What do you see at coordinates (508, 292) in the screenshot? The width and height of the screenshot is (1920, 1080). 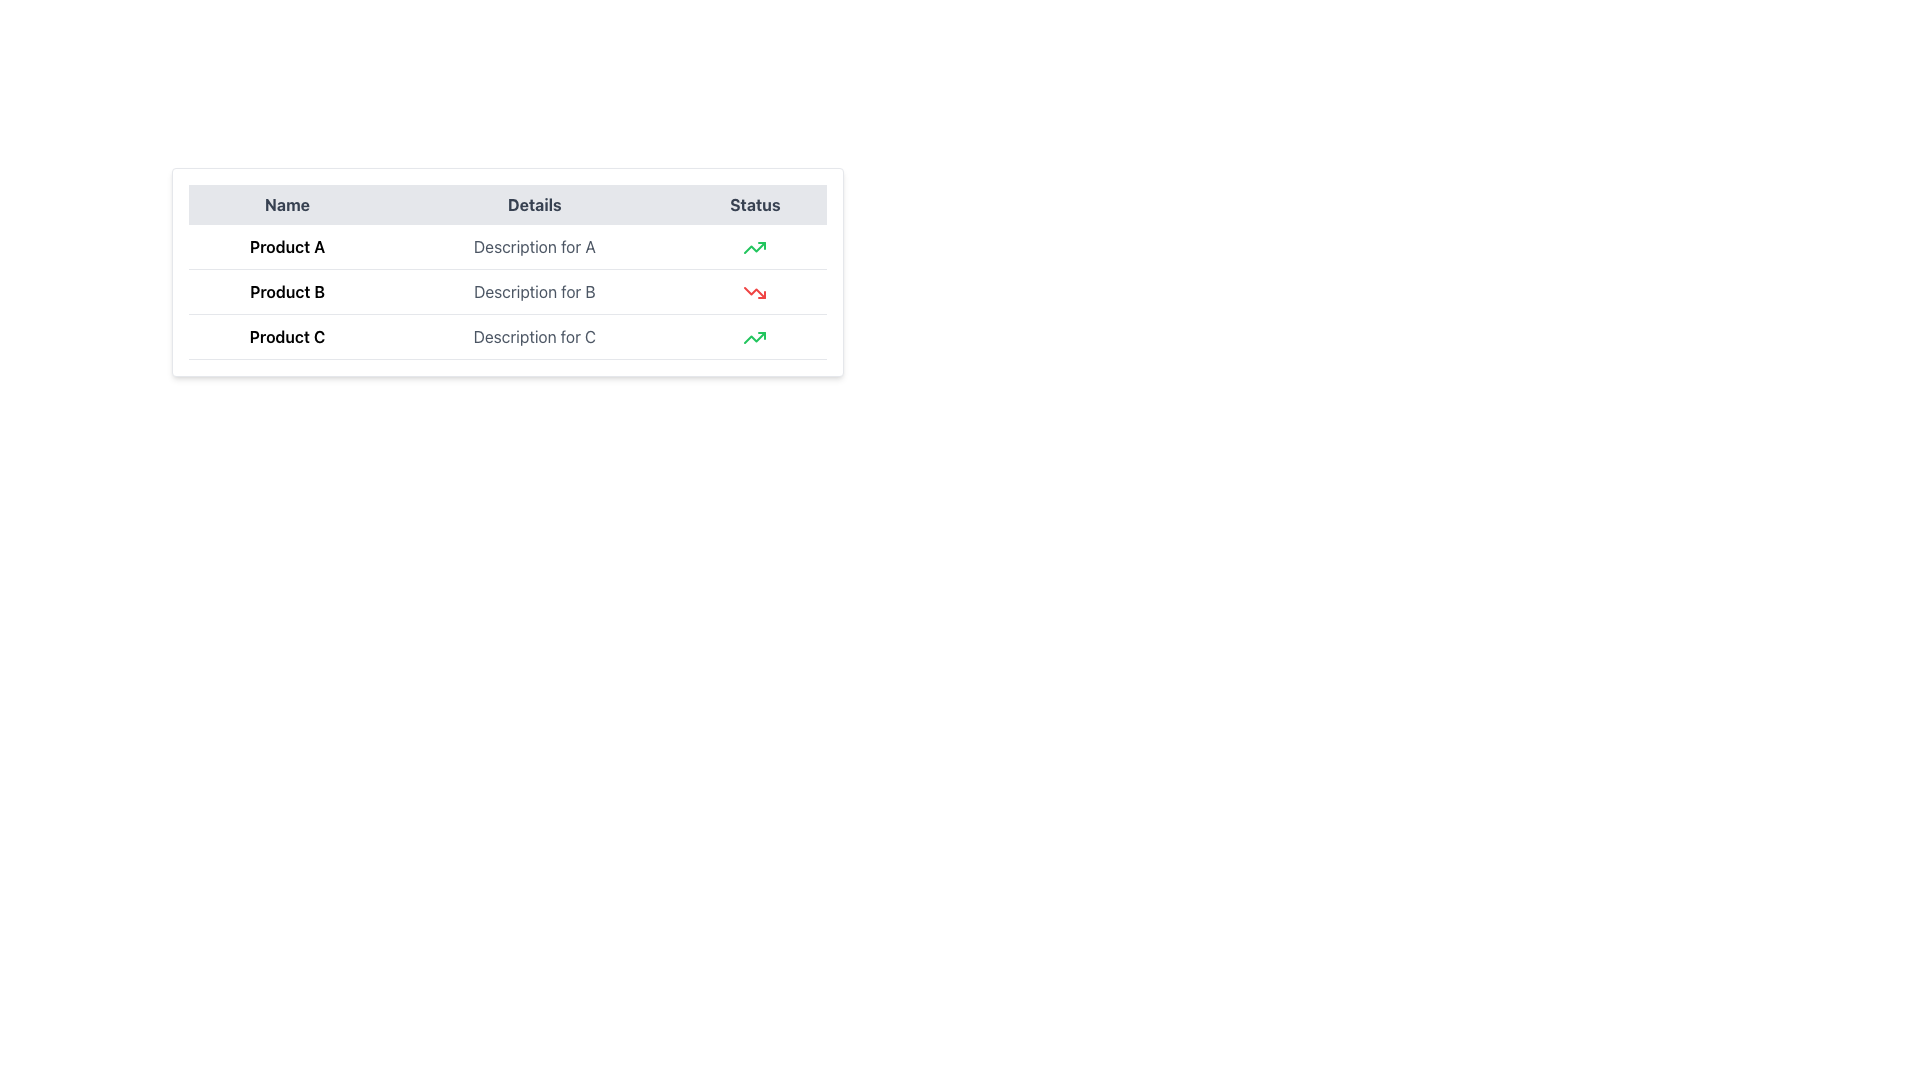 I see `text content of the second row in the product information table, which includes 'Product B', 'Description for B', and a red downward-trending arrow icon` at bounding box center [508, 292].